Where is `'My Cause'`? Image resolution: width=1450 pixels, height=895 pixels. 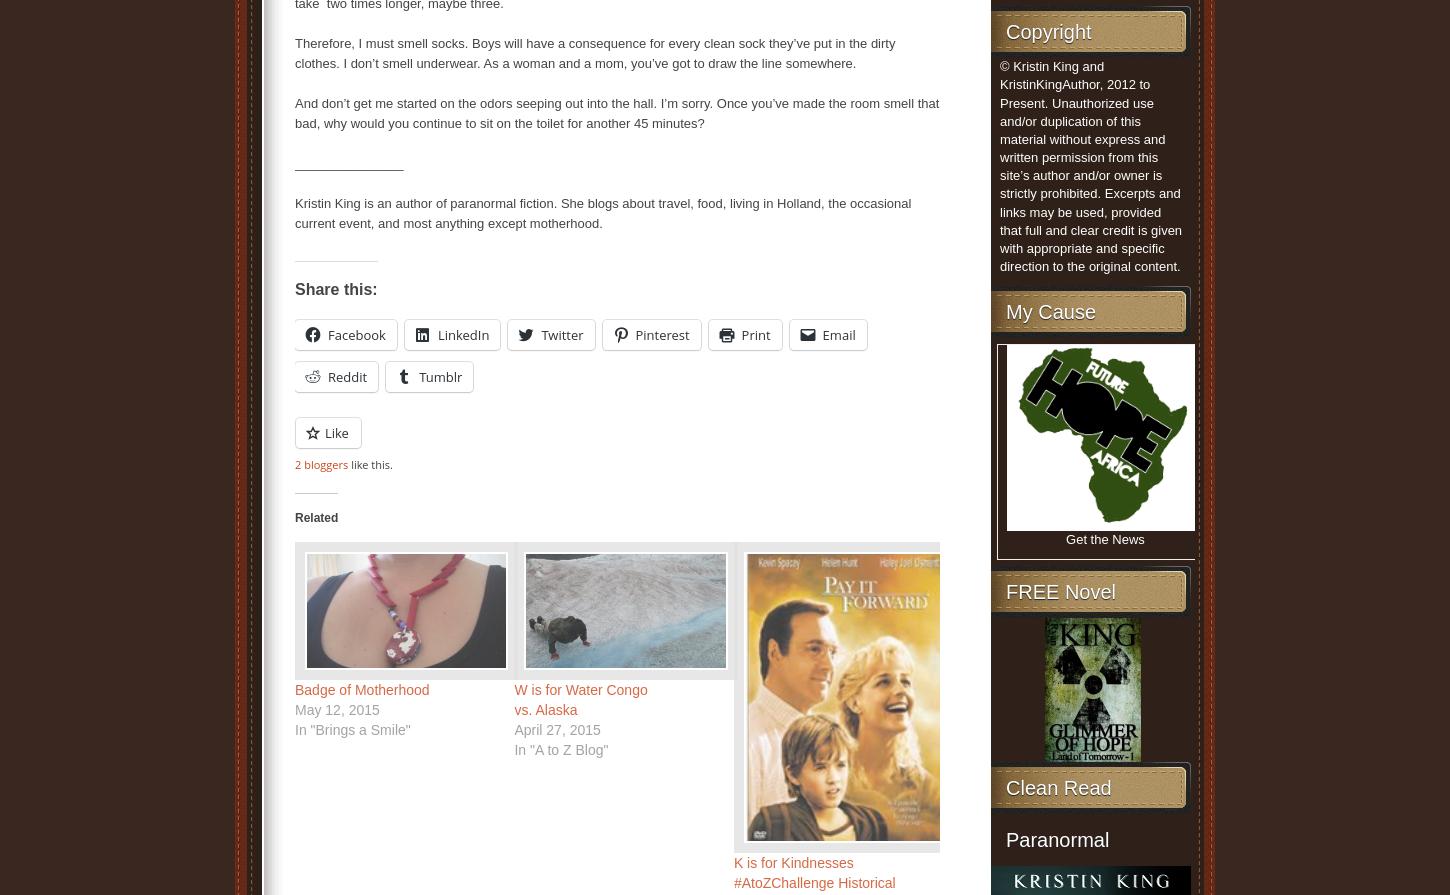 'My Cause' is located at coordinates (1050, 311).